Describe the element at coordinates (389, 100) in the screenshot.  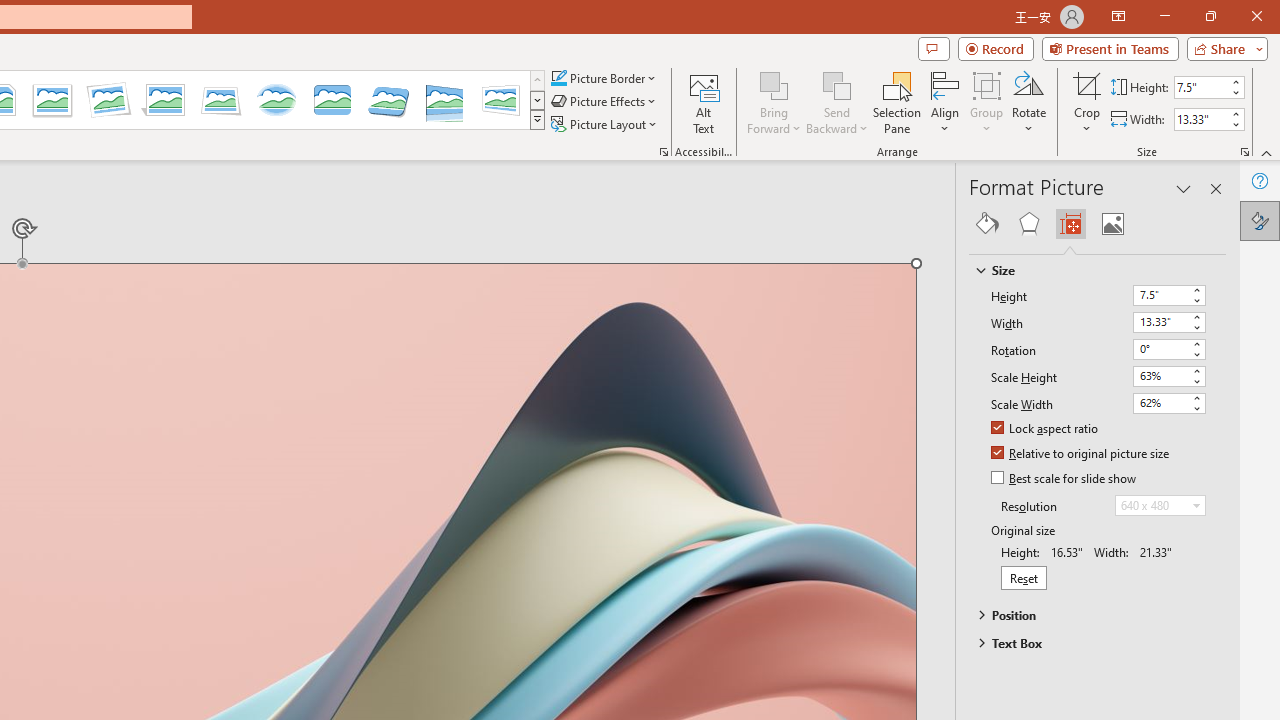
I see `'Bevel Perspective'` at that location.